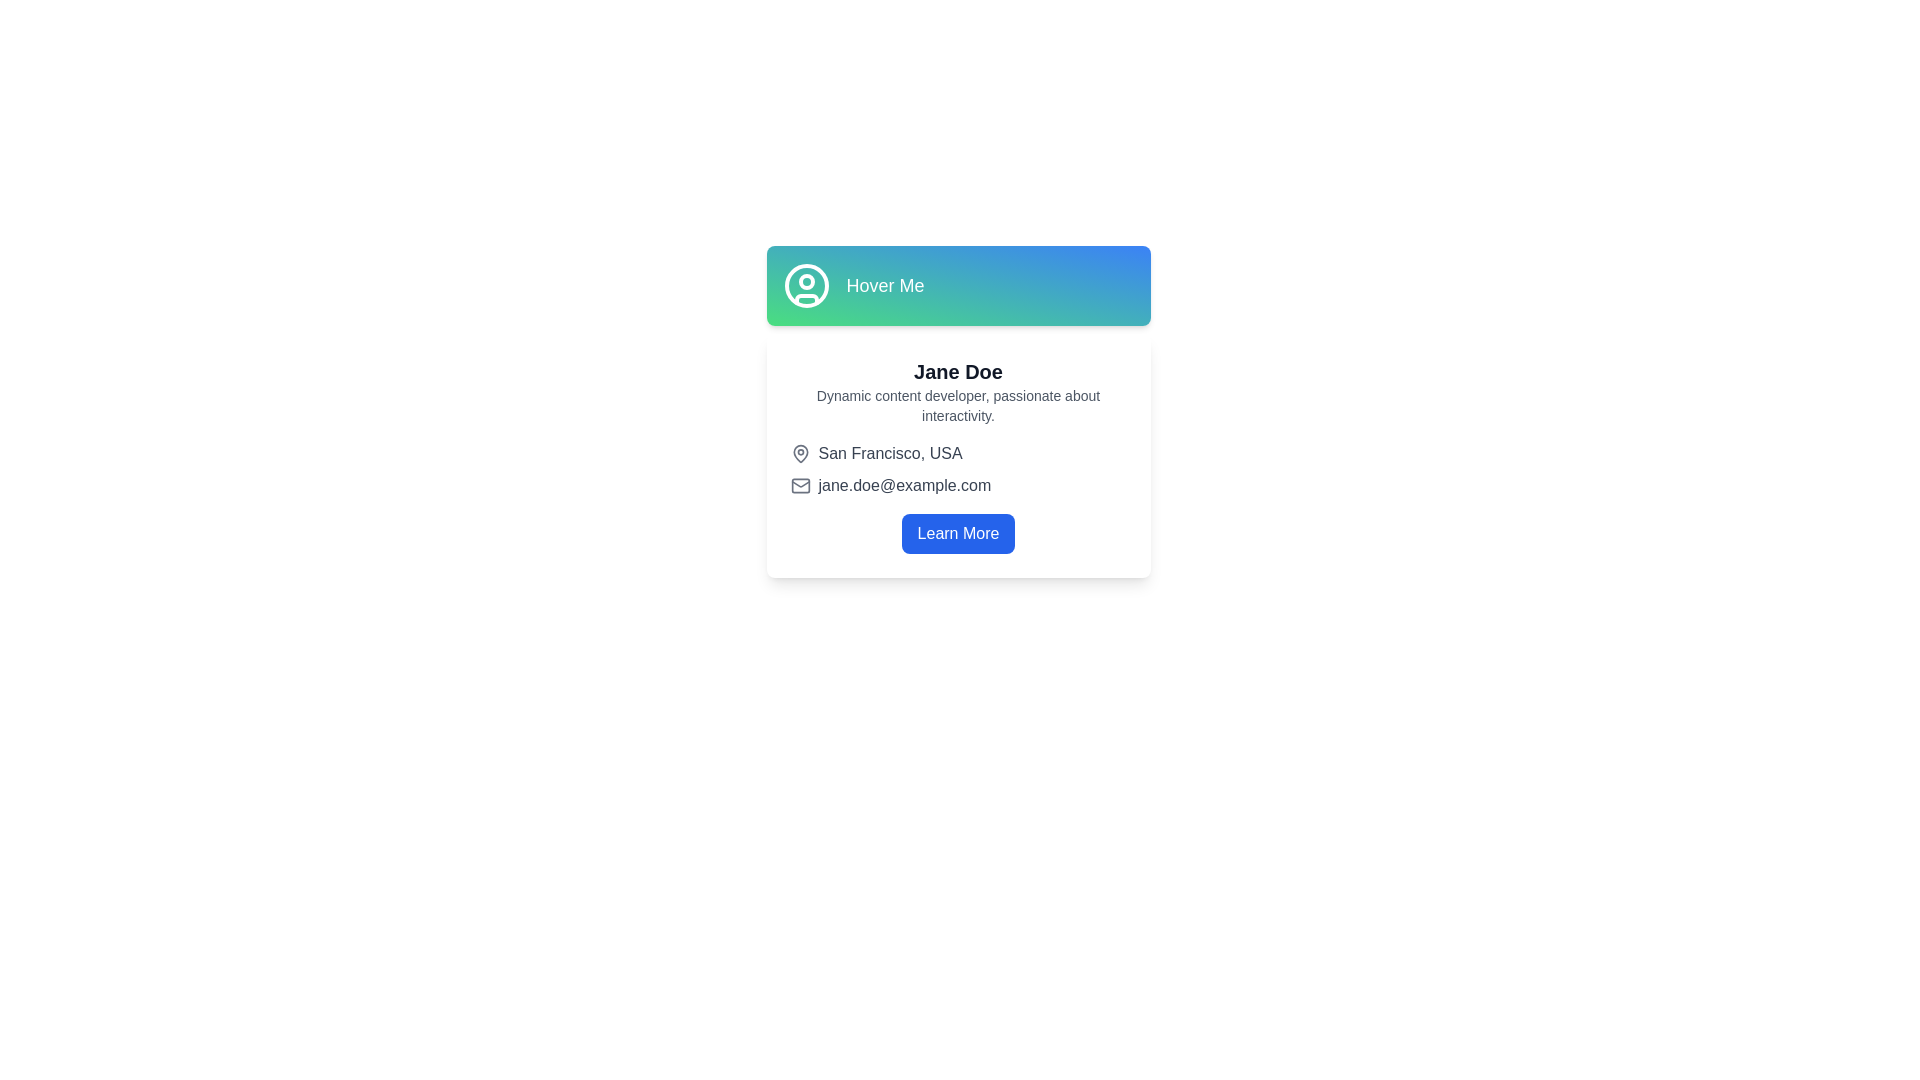 This screenshot has width=1920, height=1080. What do you see at coordinates (957, 454) in the screenshot?
I see `the text label displaying the user's location 'San Francisco, USA', which is positioned under the heading 'Jane Doe' and above the email address 'jane.doe@example.com'` at bounding box center [957, 454].